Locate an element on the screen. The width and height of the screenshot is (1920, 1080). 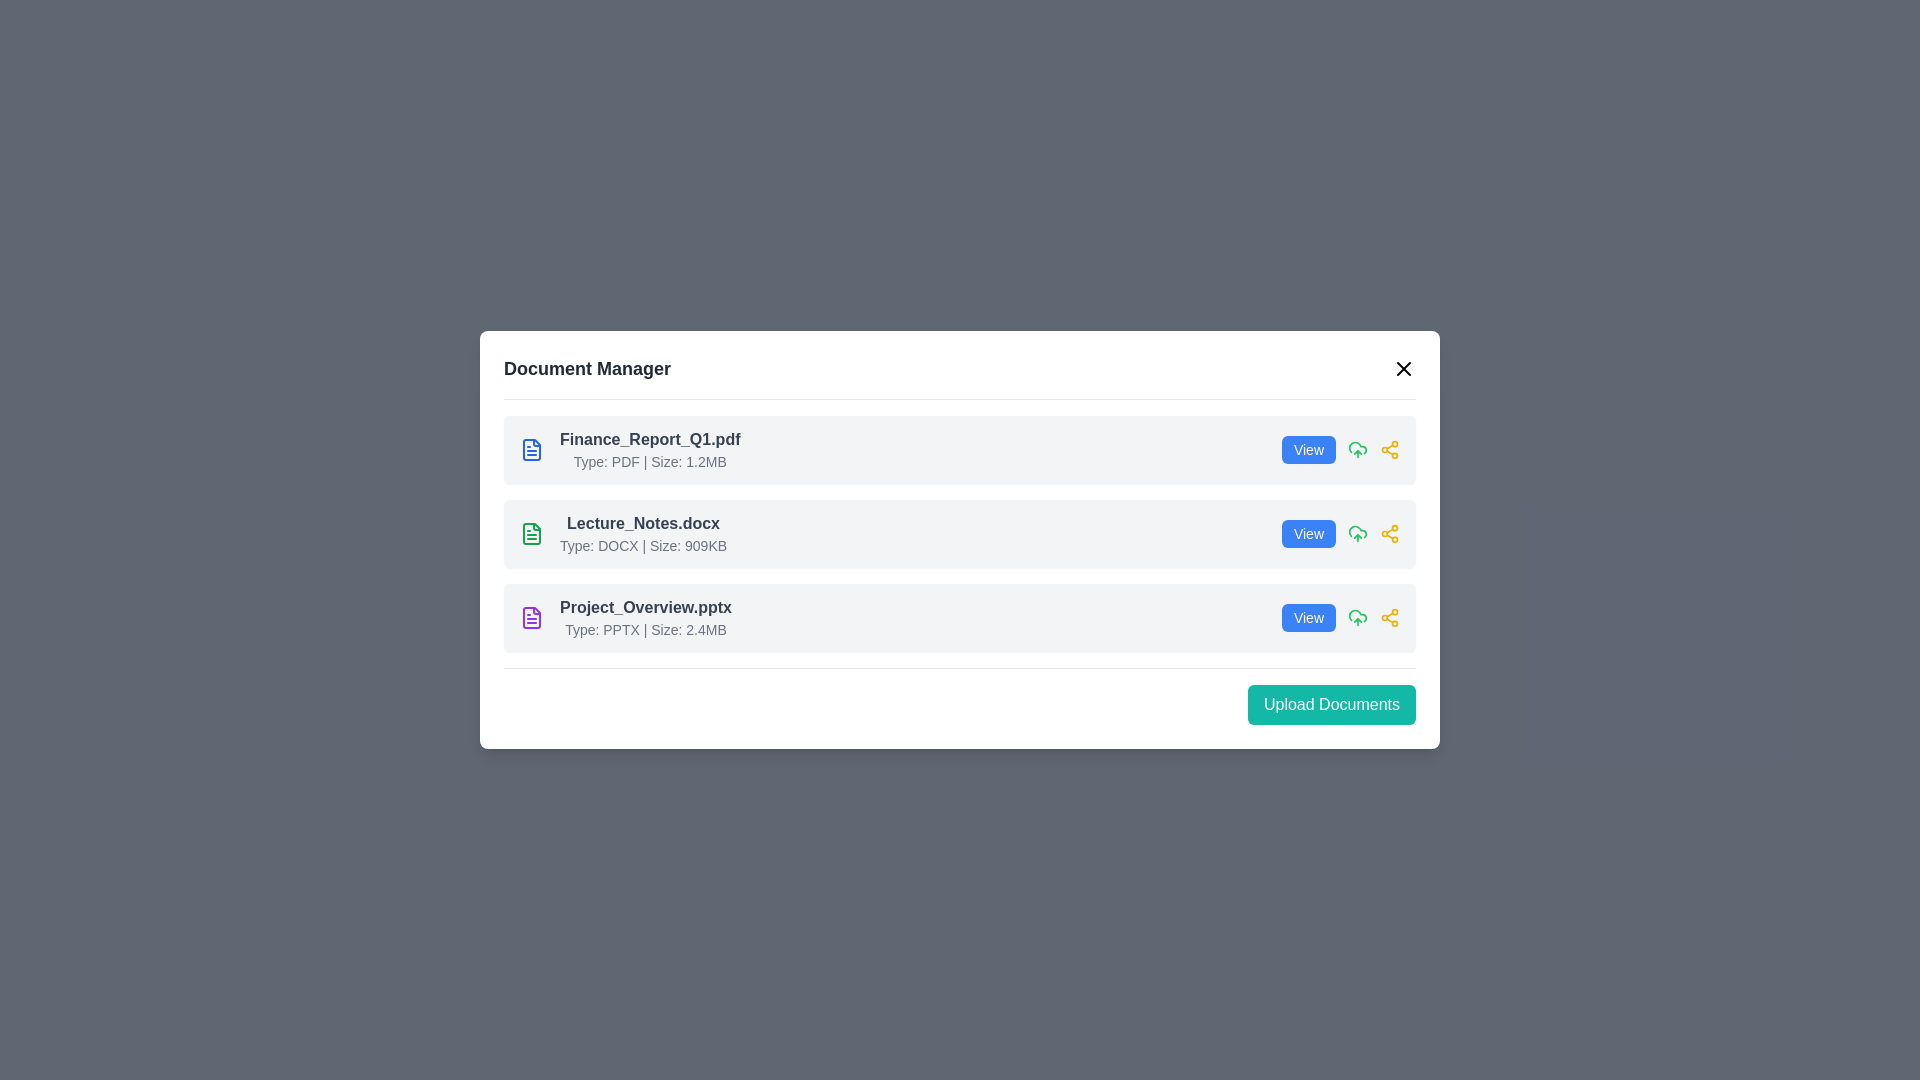
the close button located at the top-right corner of the 'Document Manager' interface is located at coordinates (1402, 369).